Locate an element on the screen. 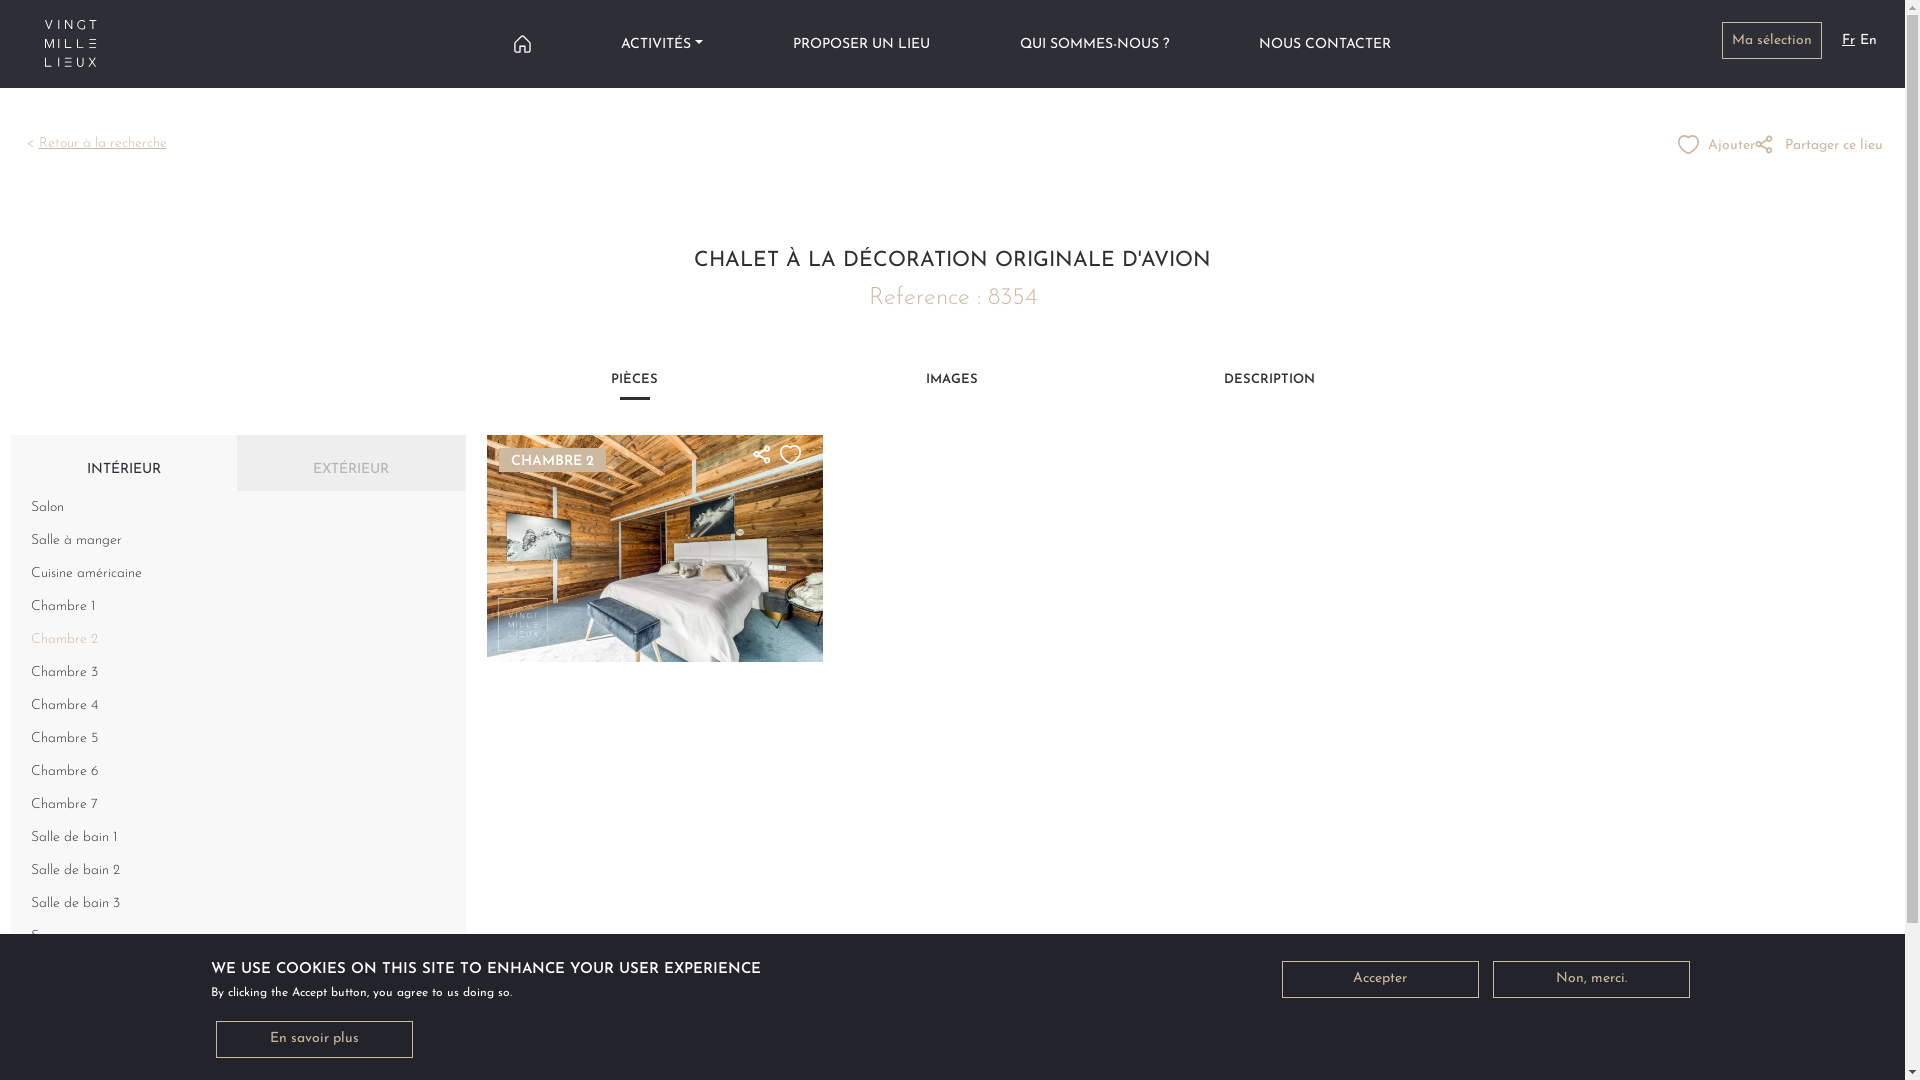  'NOUS CONTACTER' is located at coordinates (1324, 43).